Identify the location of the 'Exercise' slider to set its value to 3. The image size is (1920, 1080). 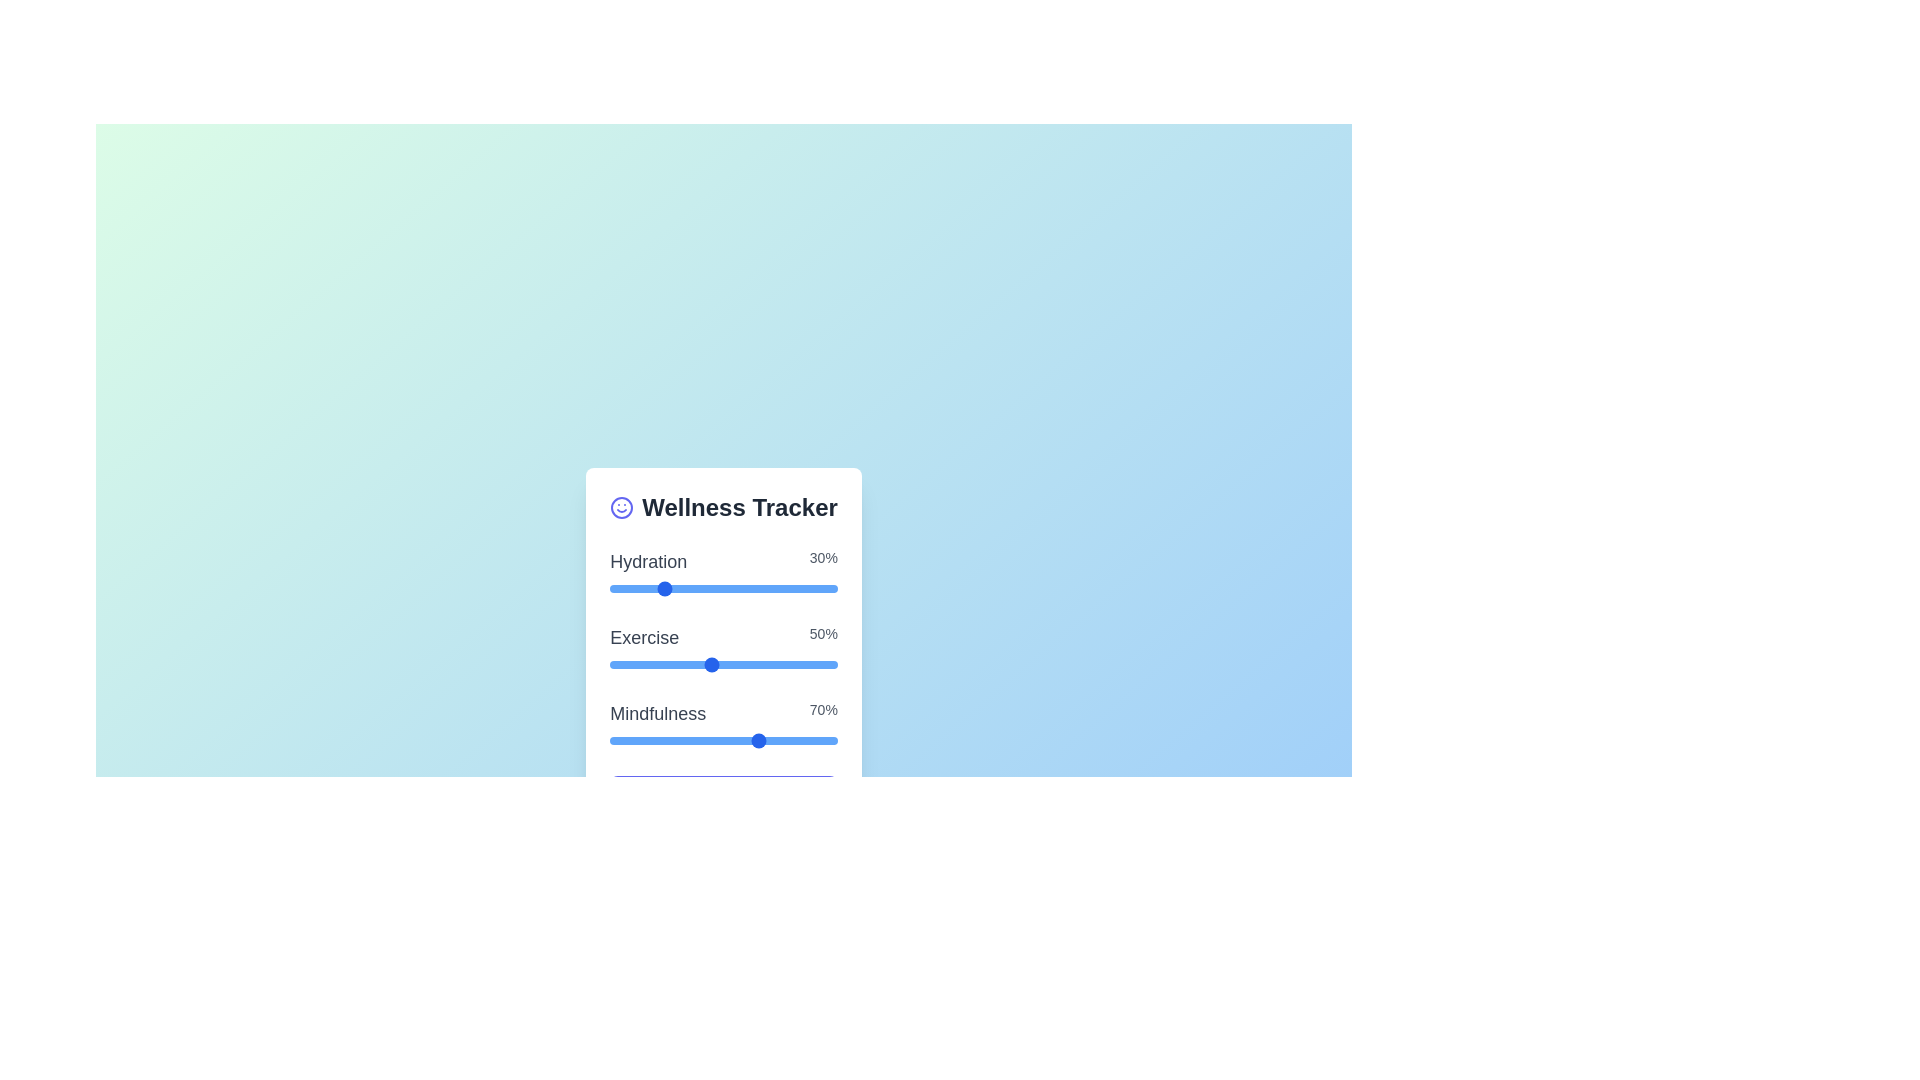
(660, 664).